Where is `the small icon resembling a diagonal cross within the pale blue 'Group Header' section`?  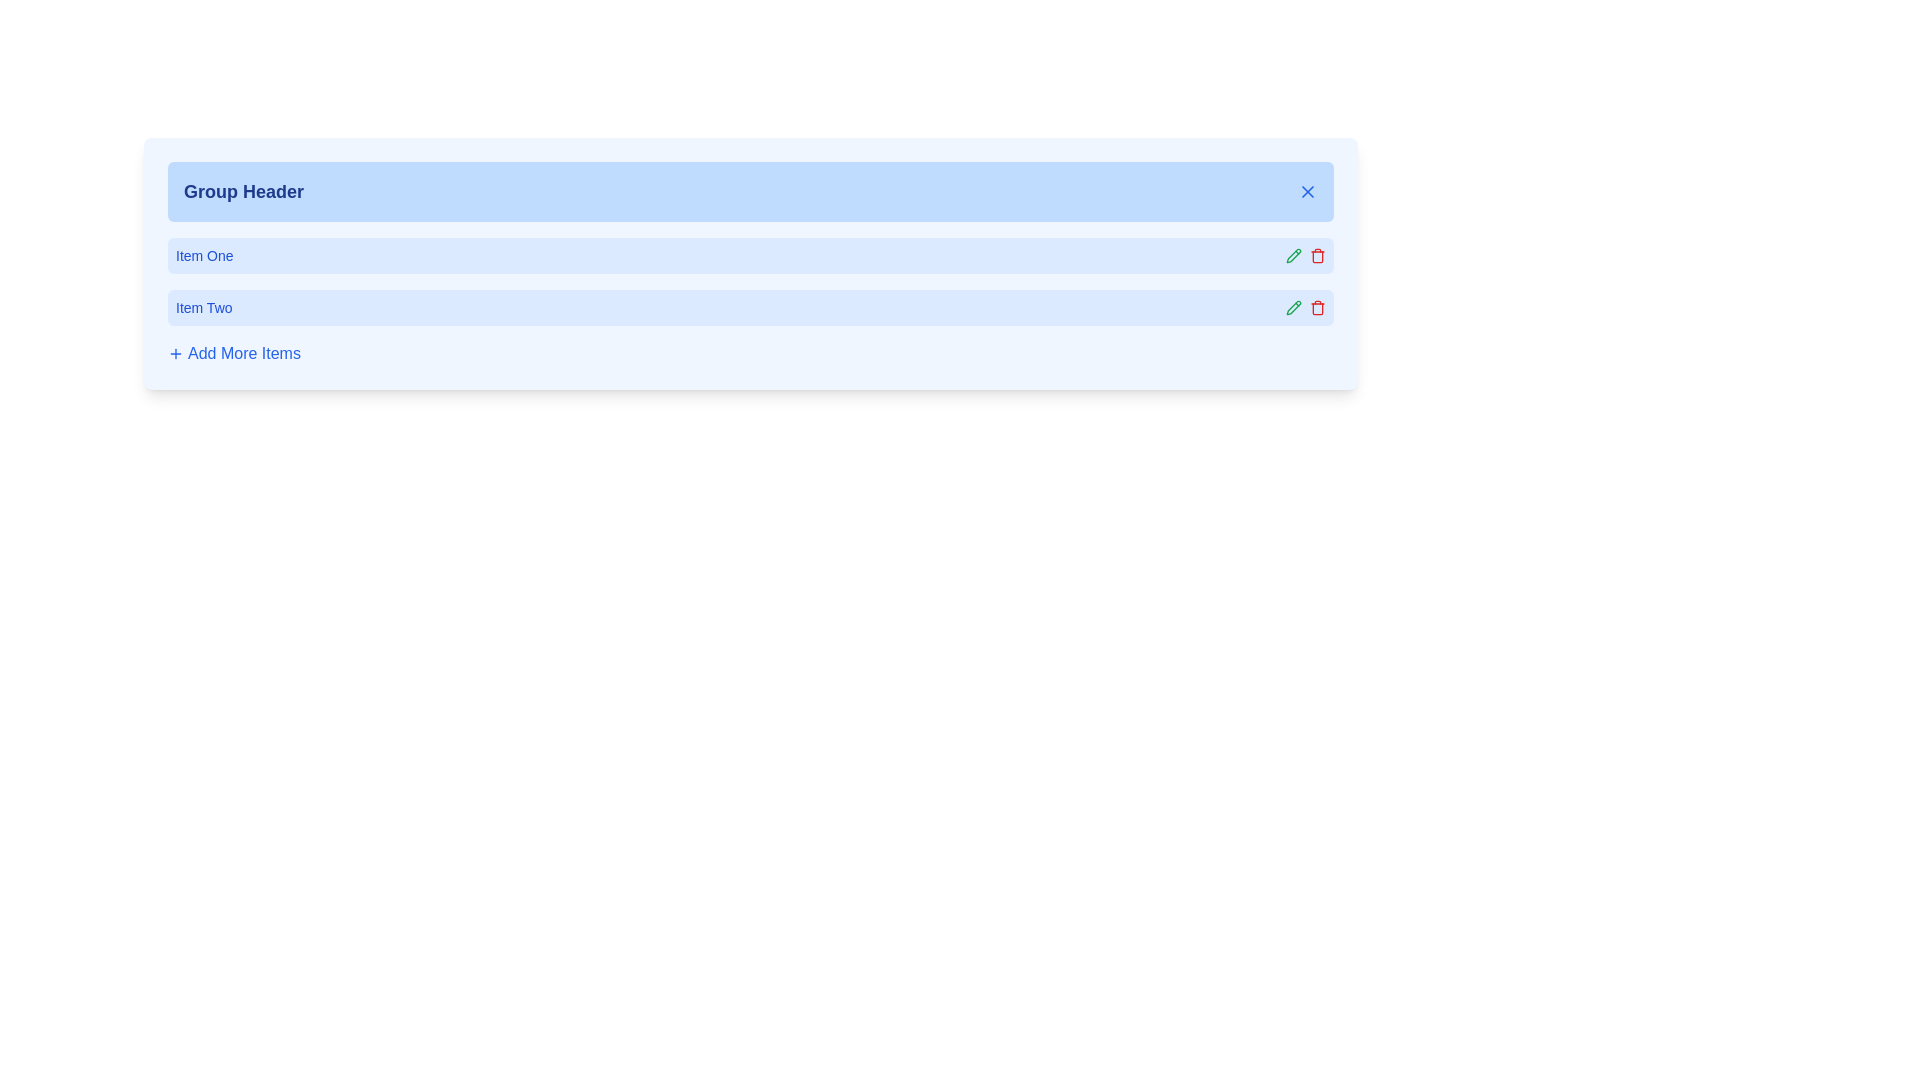 the small icon resembling a diagonal cross within the pale blue 'Group Header' section is located at coordinates (1308, 192).